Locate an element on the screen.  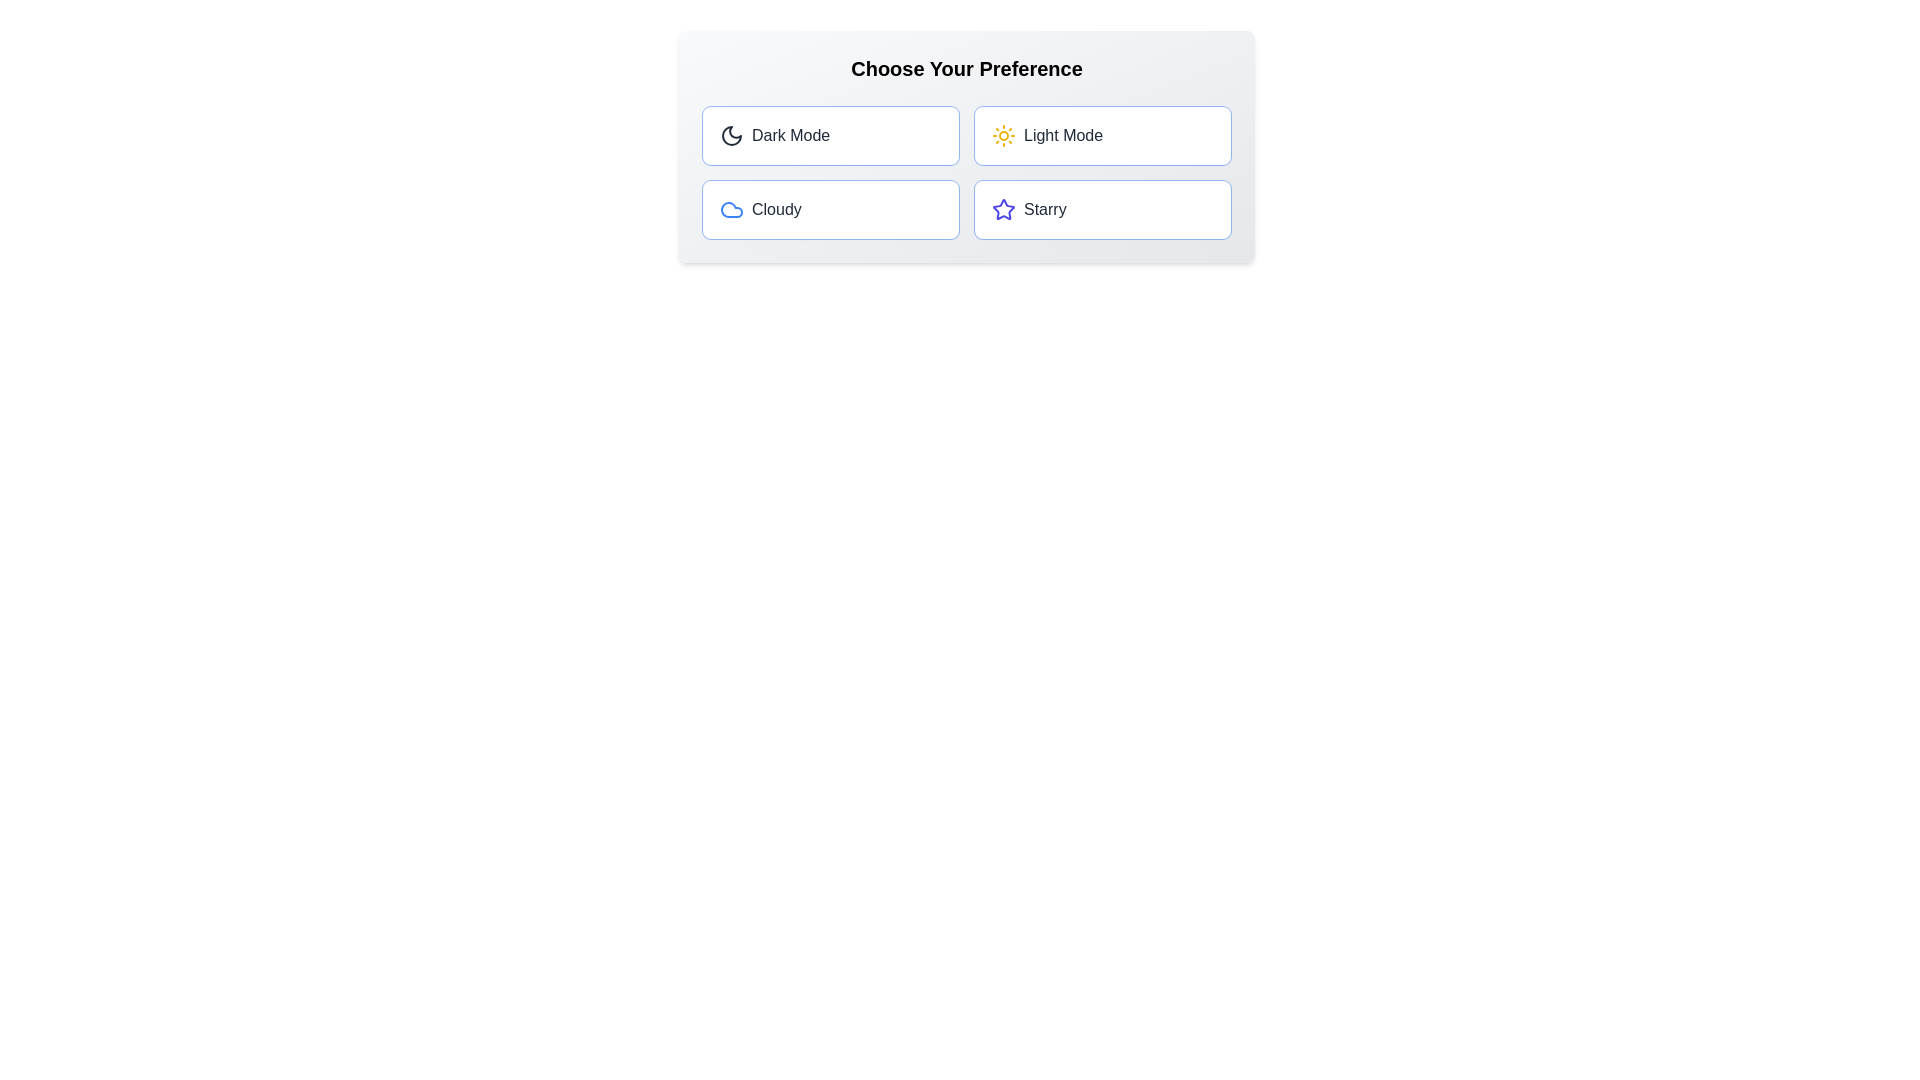
non-interactive description text of the Toggle option for Light Mode, which is located in the top row, second column of a 2x2 grid layout, adjacent to the Dark Mode element is located at coordinates (1046, 135).